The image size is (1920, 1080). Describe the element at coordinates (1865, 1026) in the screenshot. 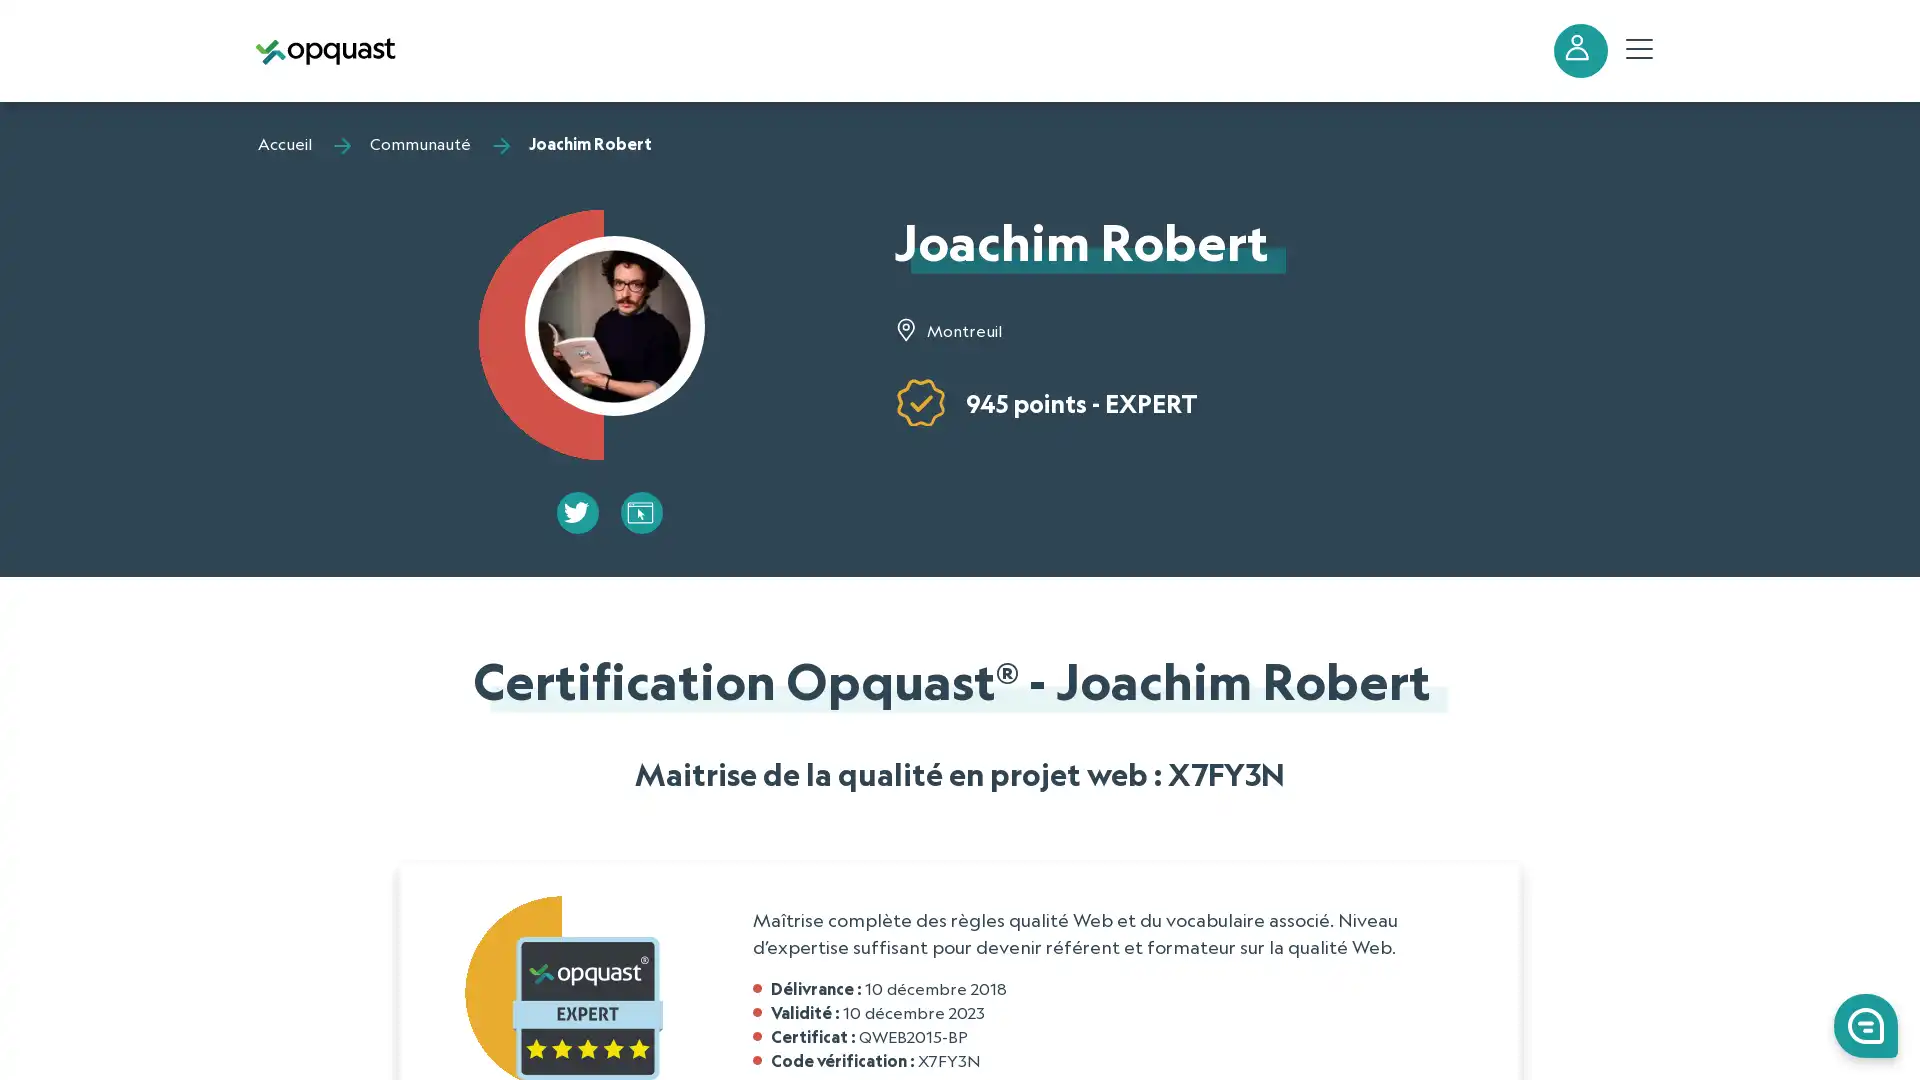

I see `Launch Front Chat` at that location.